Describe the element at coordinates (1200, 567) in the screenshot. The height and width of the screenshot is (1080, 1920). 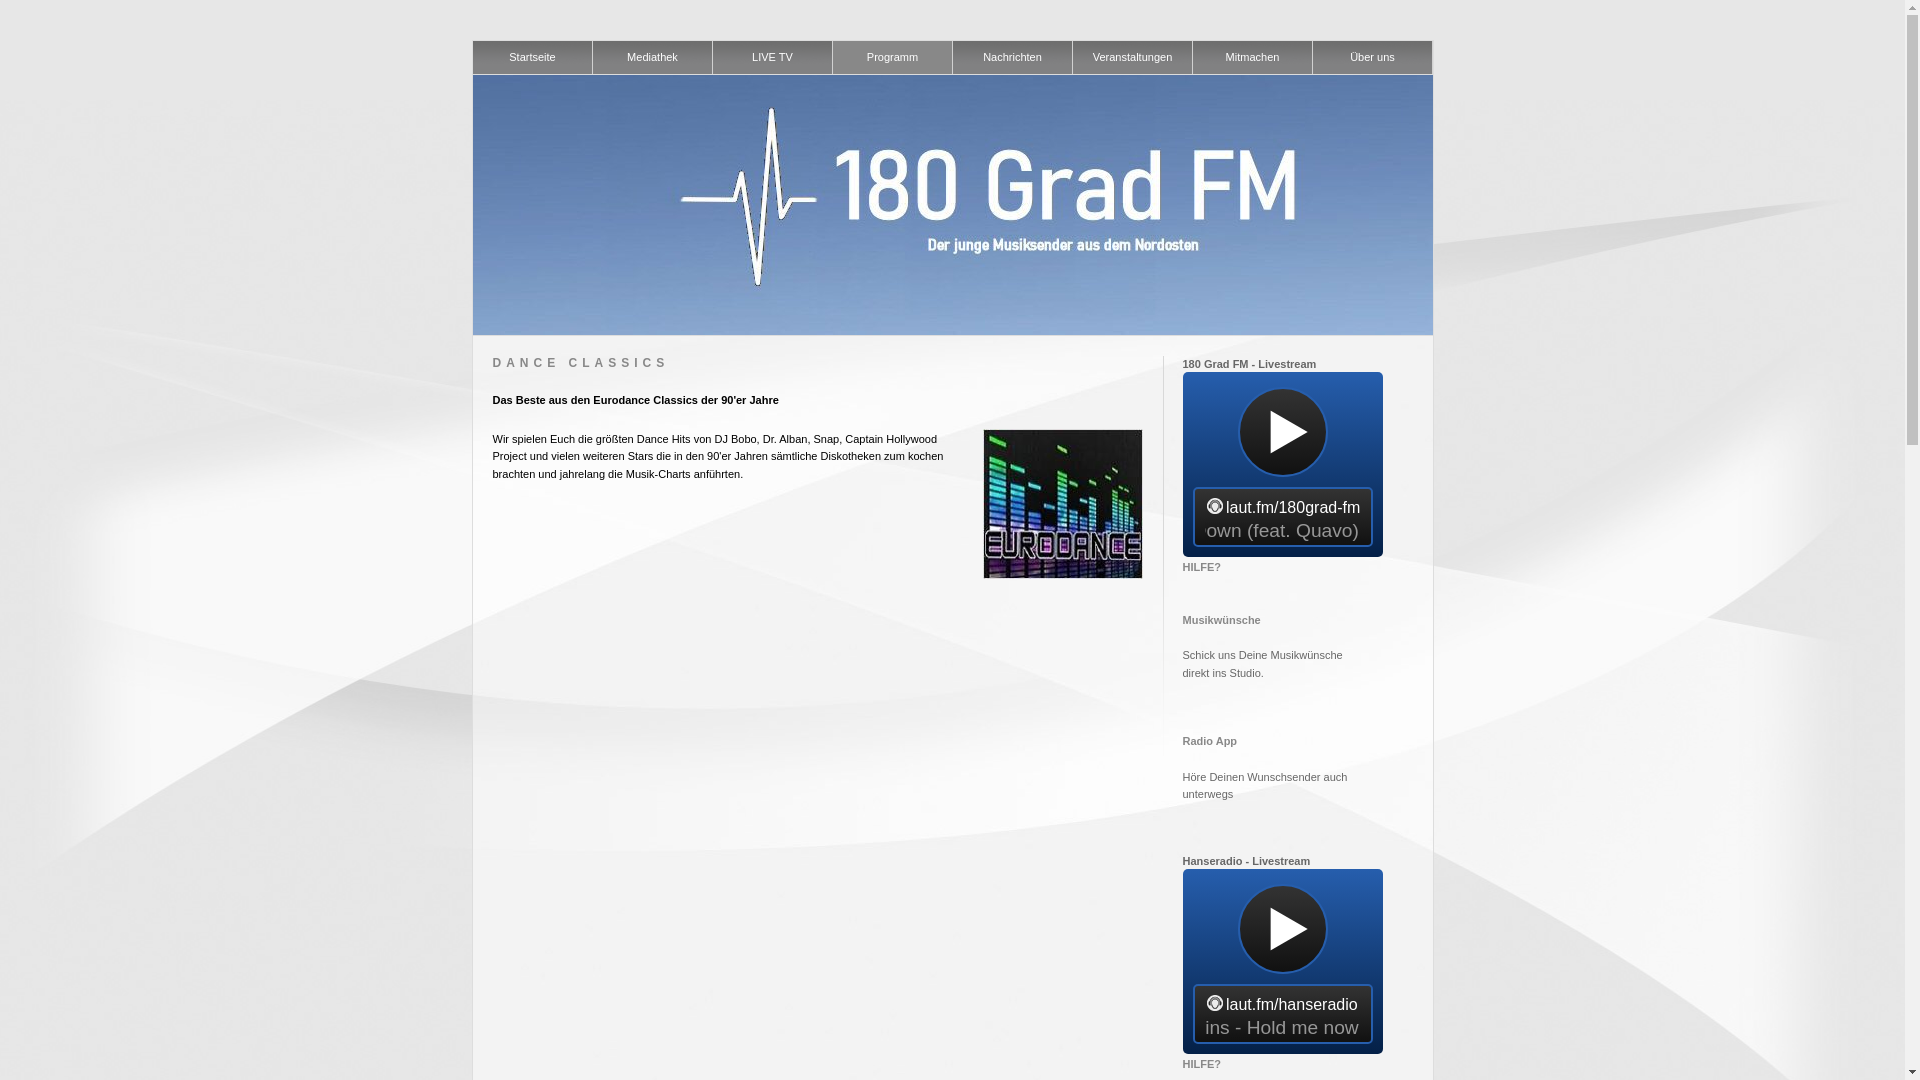
I see `'HILFE?'` at that location.